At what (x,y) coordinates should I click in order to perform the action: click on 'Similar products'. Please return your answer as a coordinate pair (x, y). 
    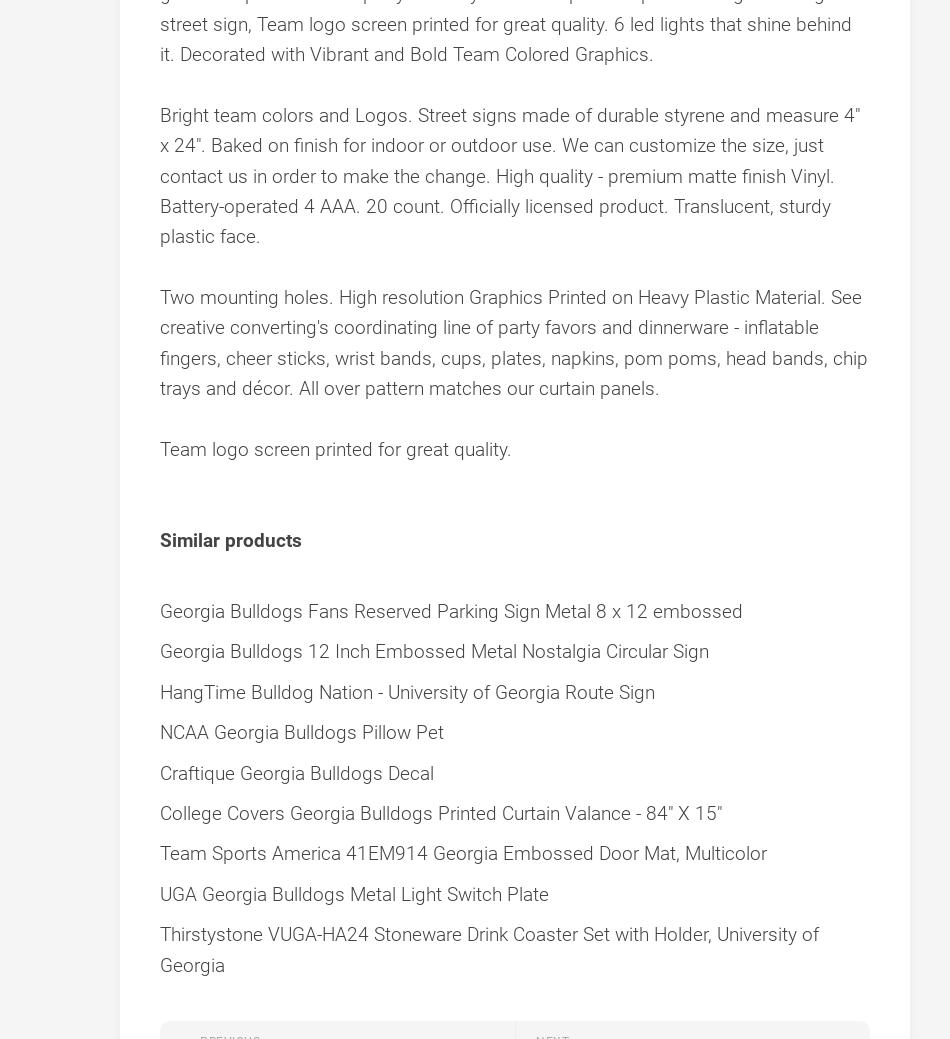
    Looking at the image, I should click on (231, 540).